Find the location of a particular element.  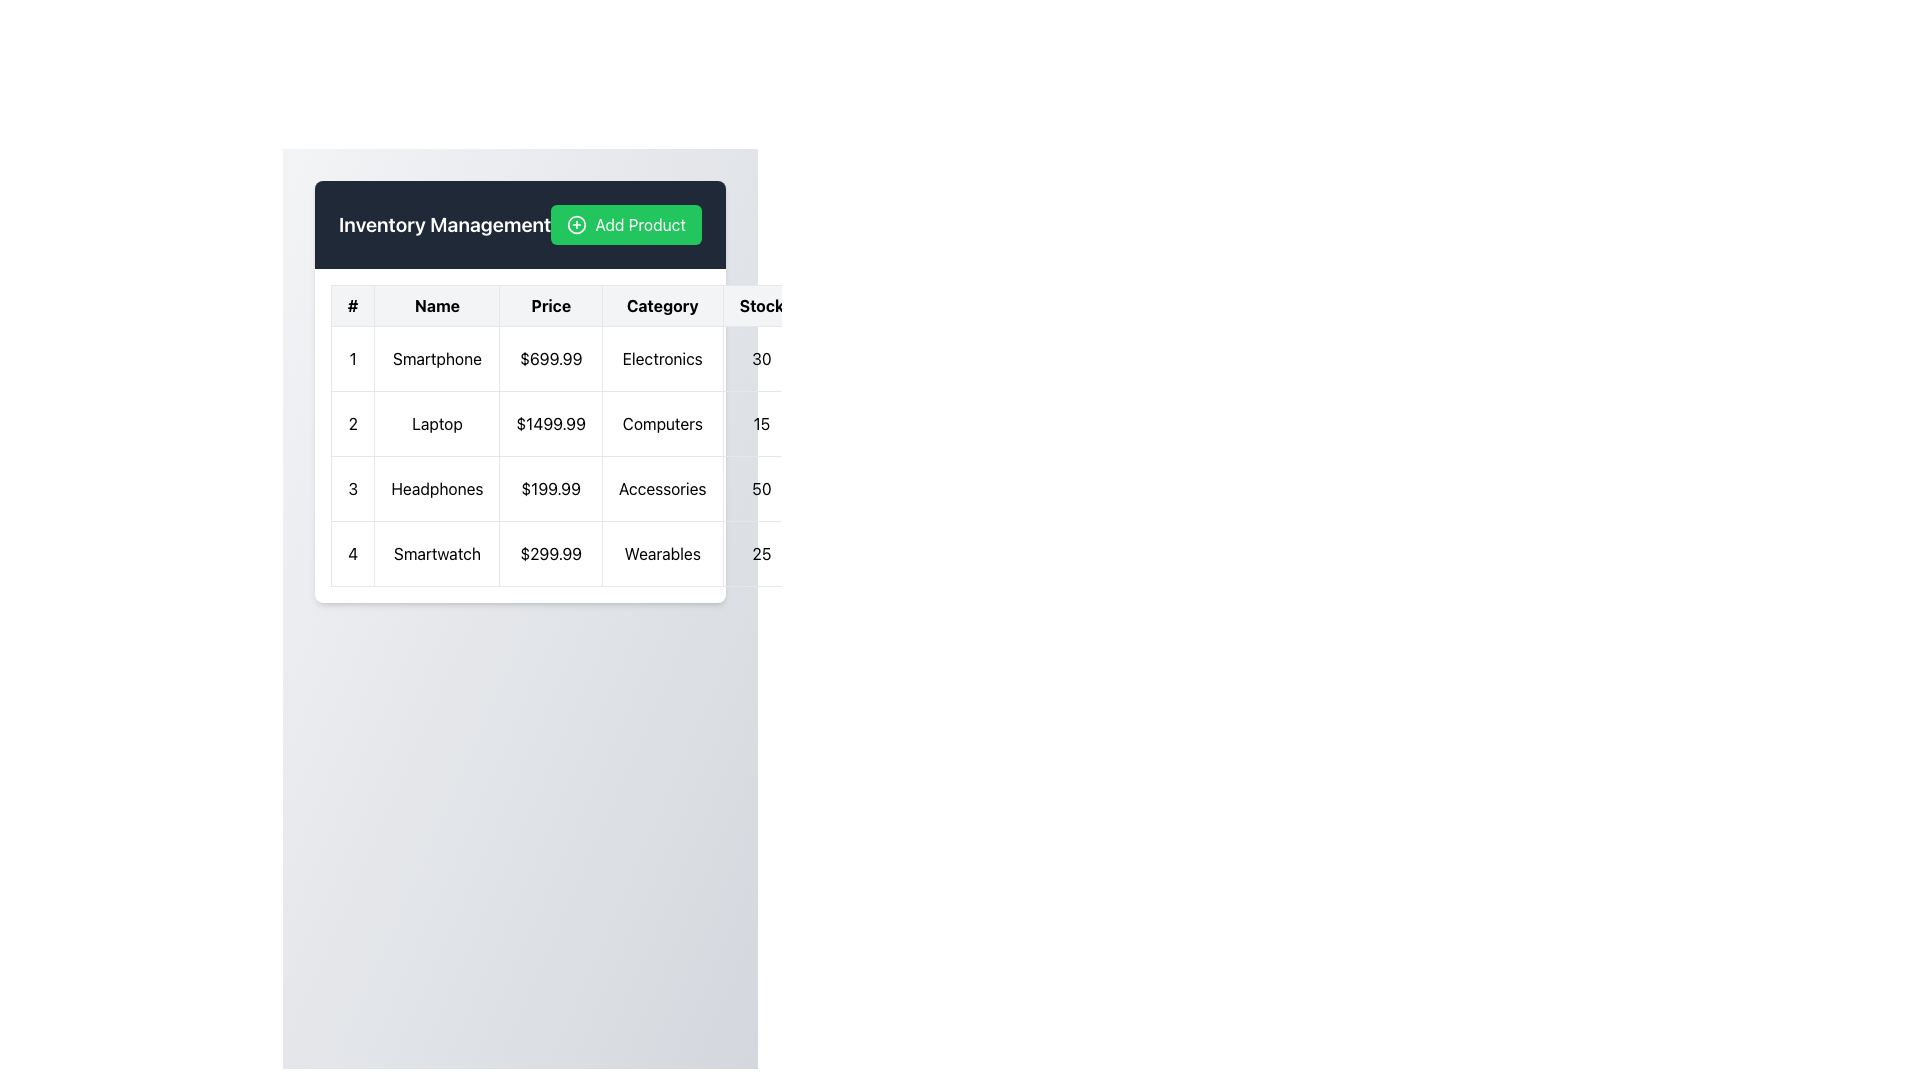

text from the square-shaped table header cell labeled '#', located at the top-left corner of the data table is located at coordinates (353, 305).